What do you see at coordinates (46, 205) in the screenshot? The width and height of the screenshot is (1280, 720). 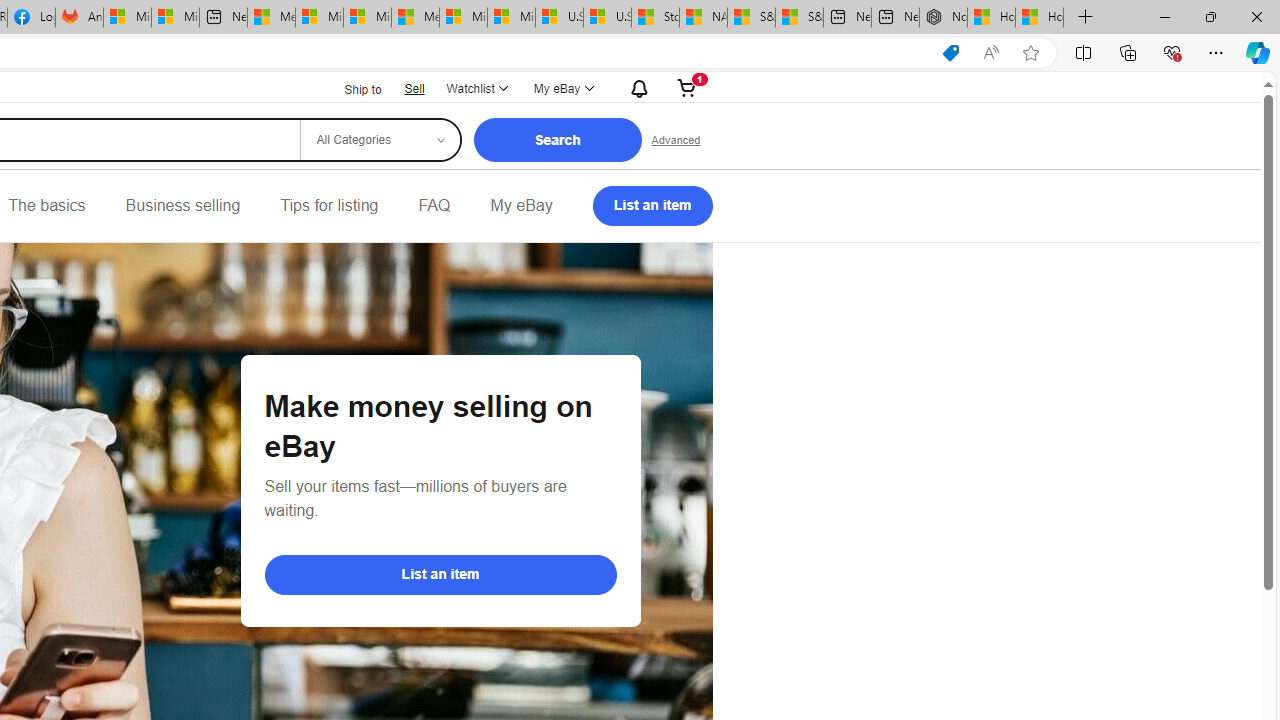 I see `'The basics'` at bounding box center [46, 205].